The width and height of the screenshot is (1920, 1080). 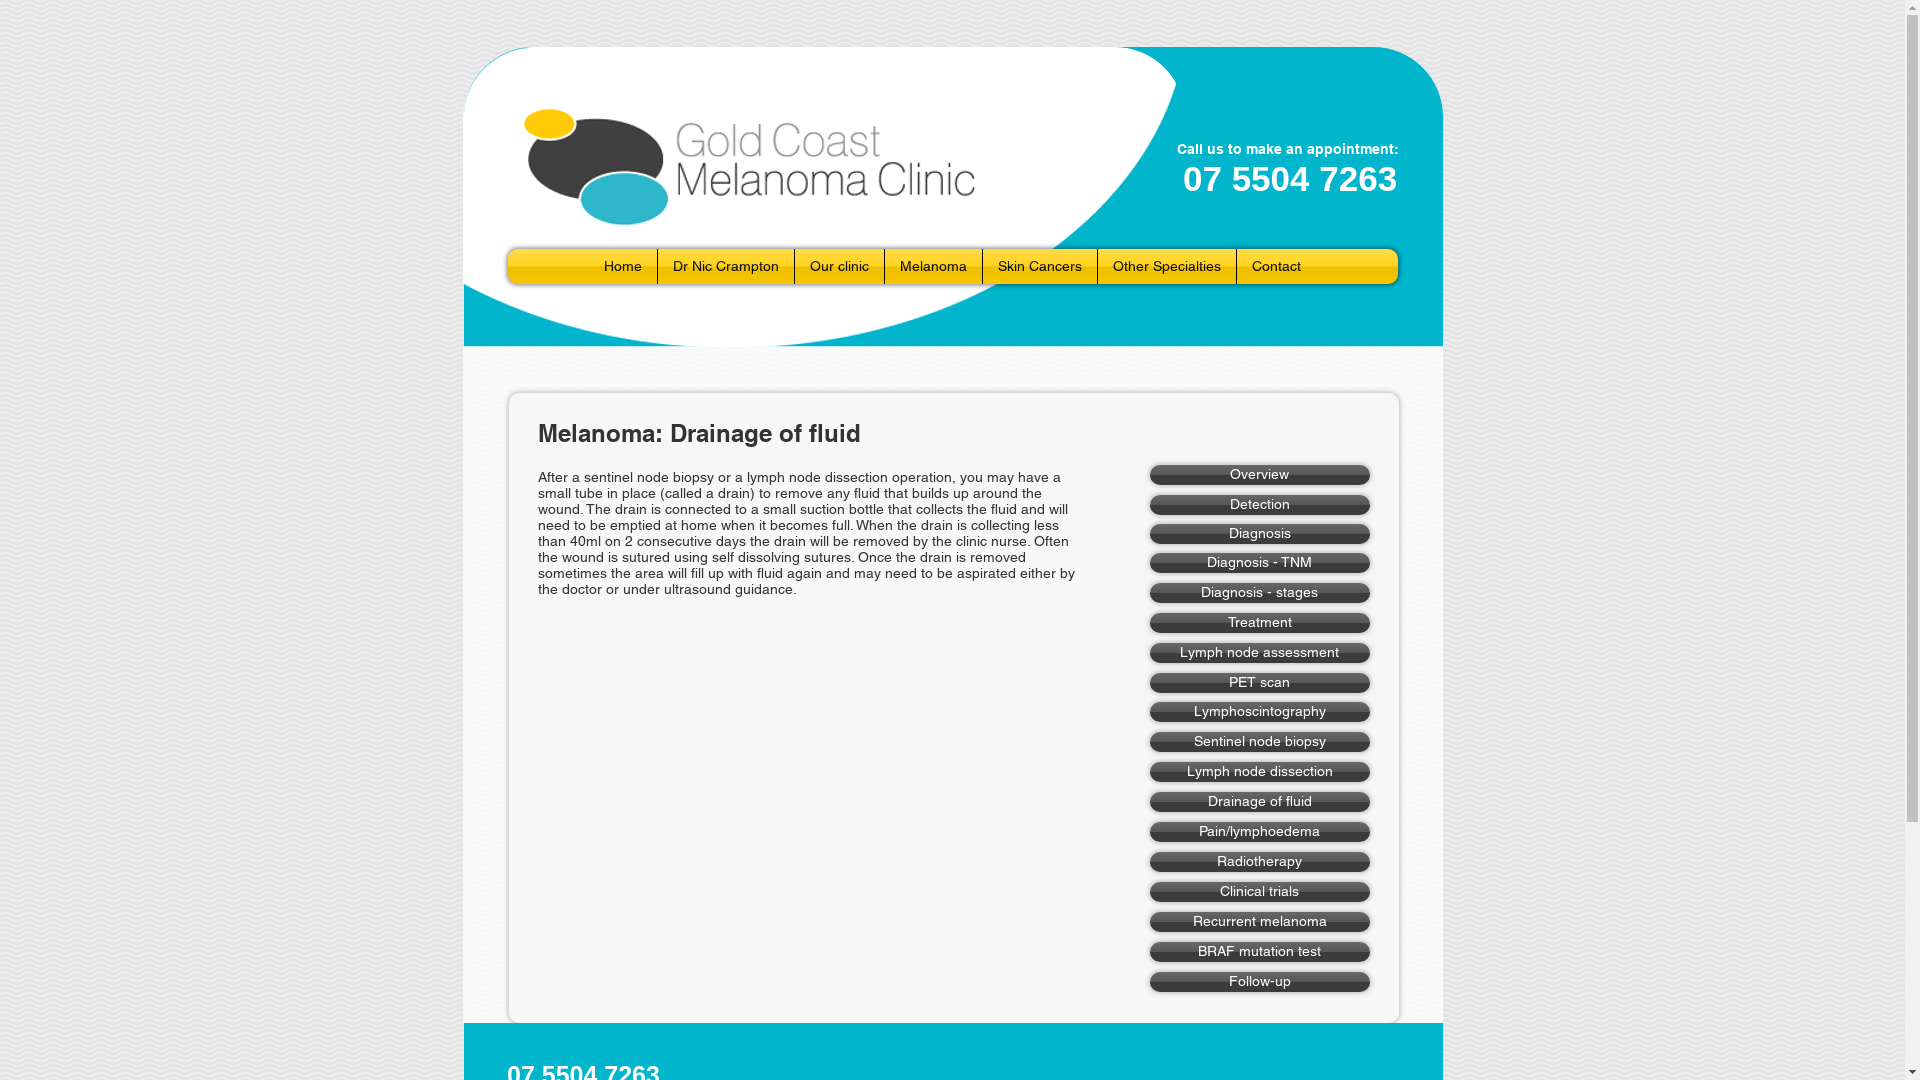 I want to click on 'Sentinel node biopsy', so click(x=1258, y=741).